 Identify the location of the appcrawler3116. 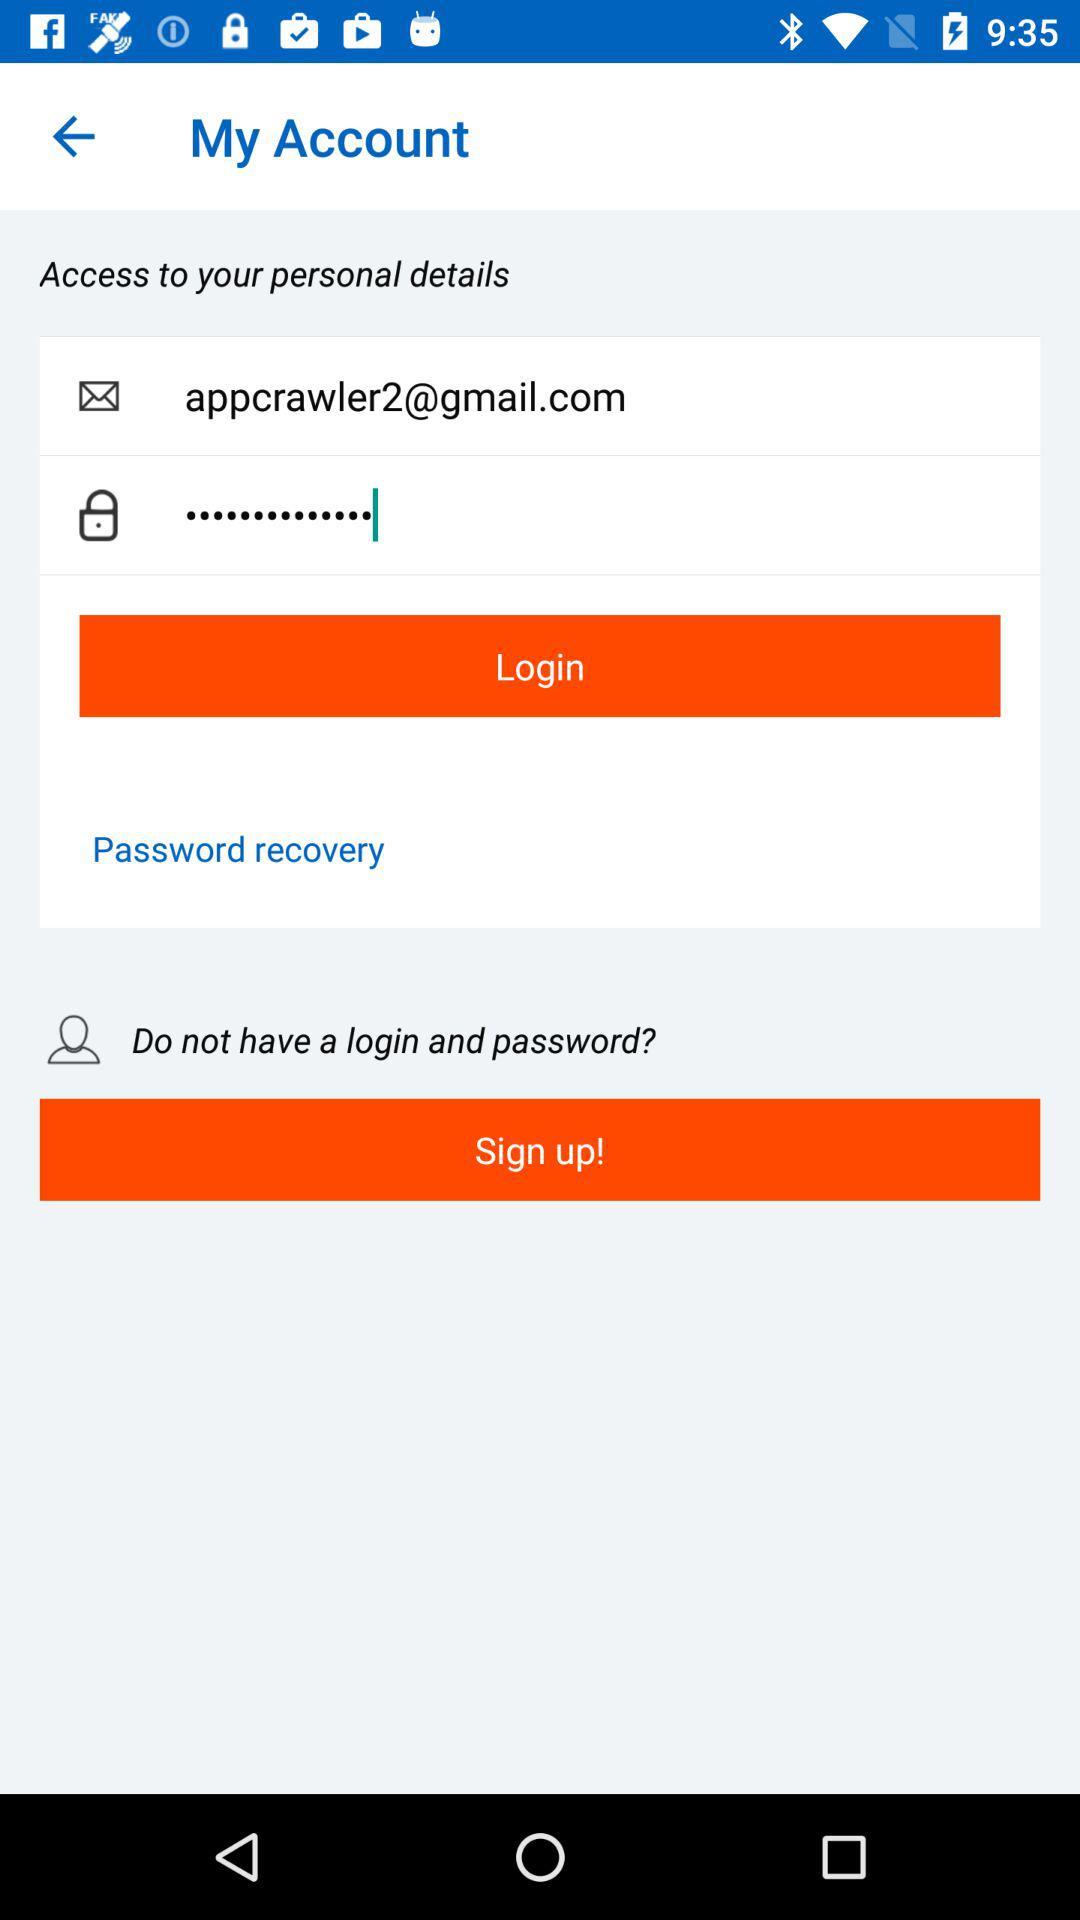
(611, 515).